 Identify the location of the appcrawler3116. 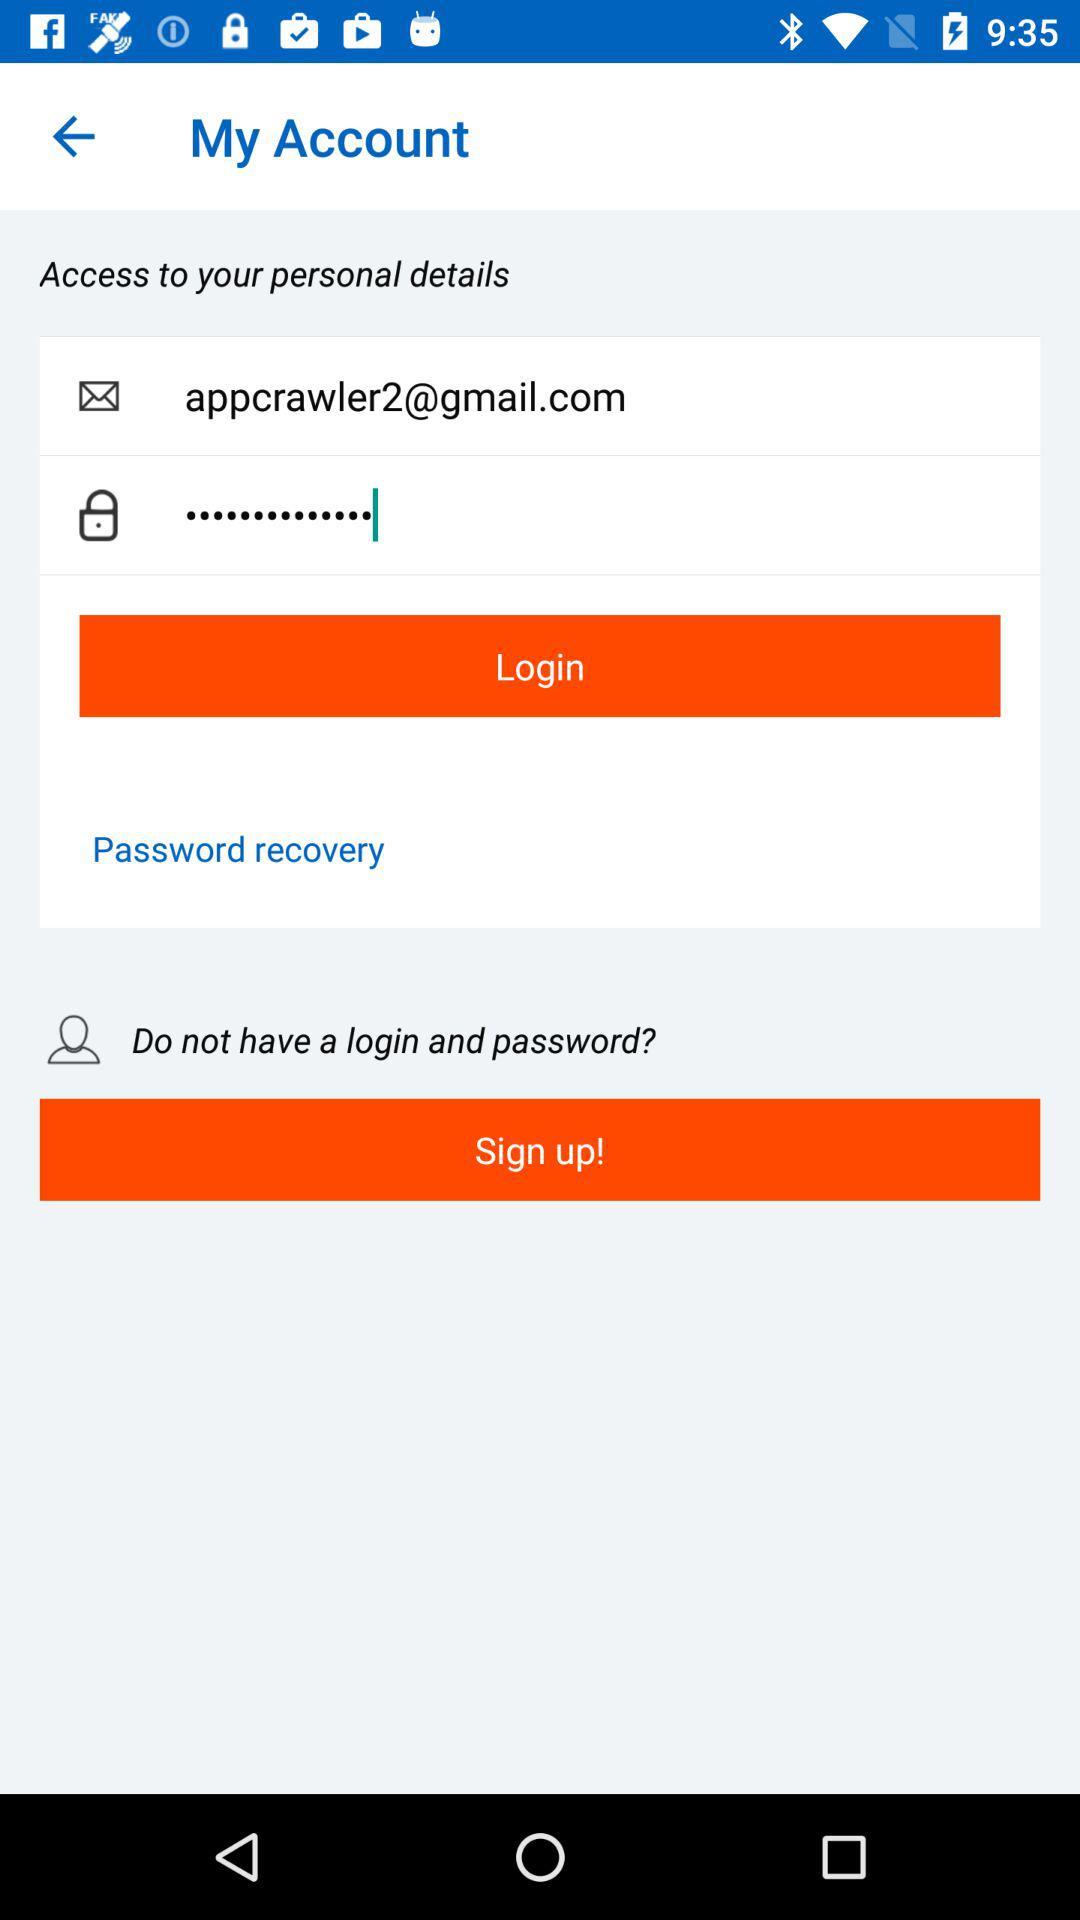
(611, 515).